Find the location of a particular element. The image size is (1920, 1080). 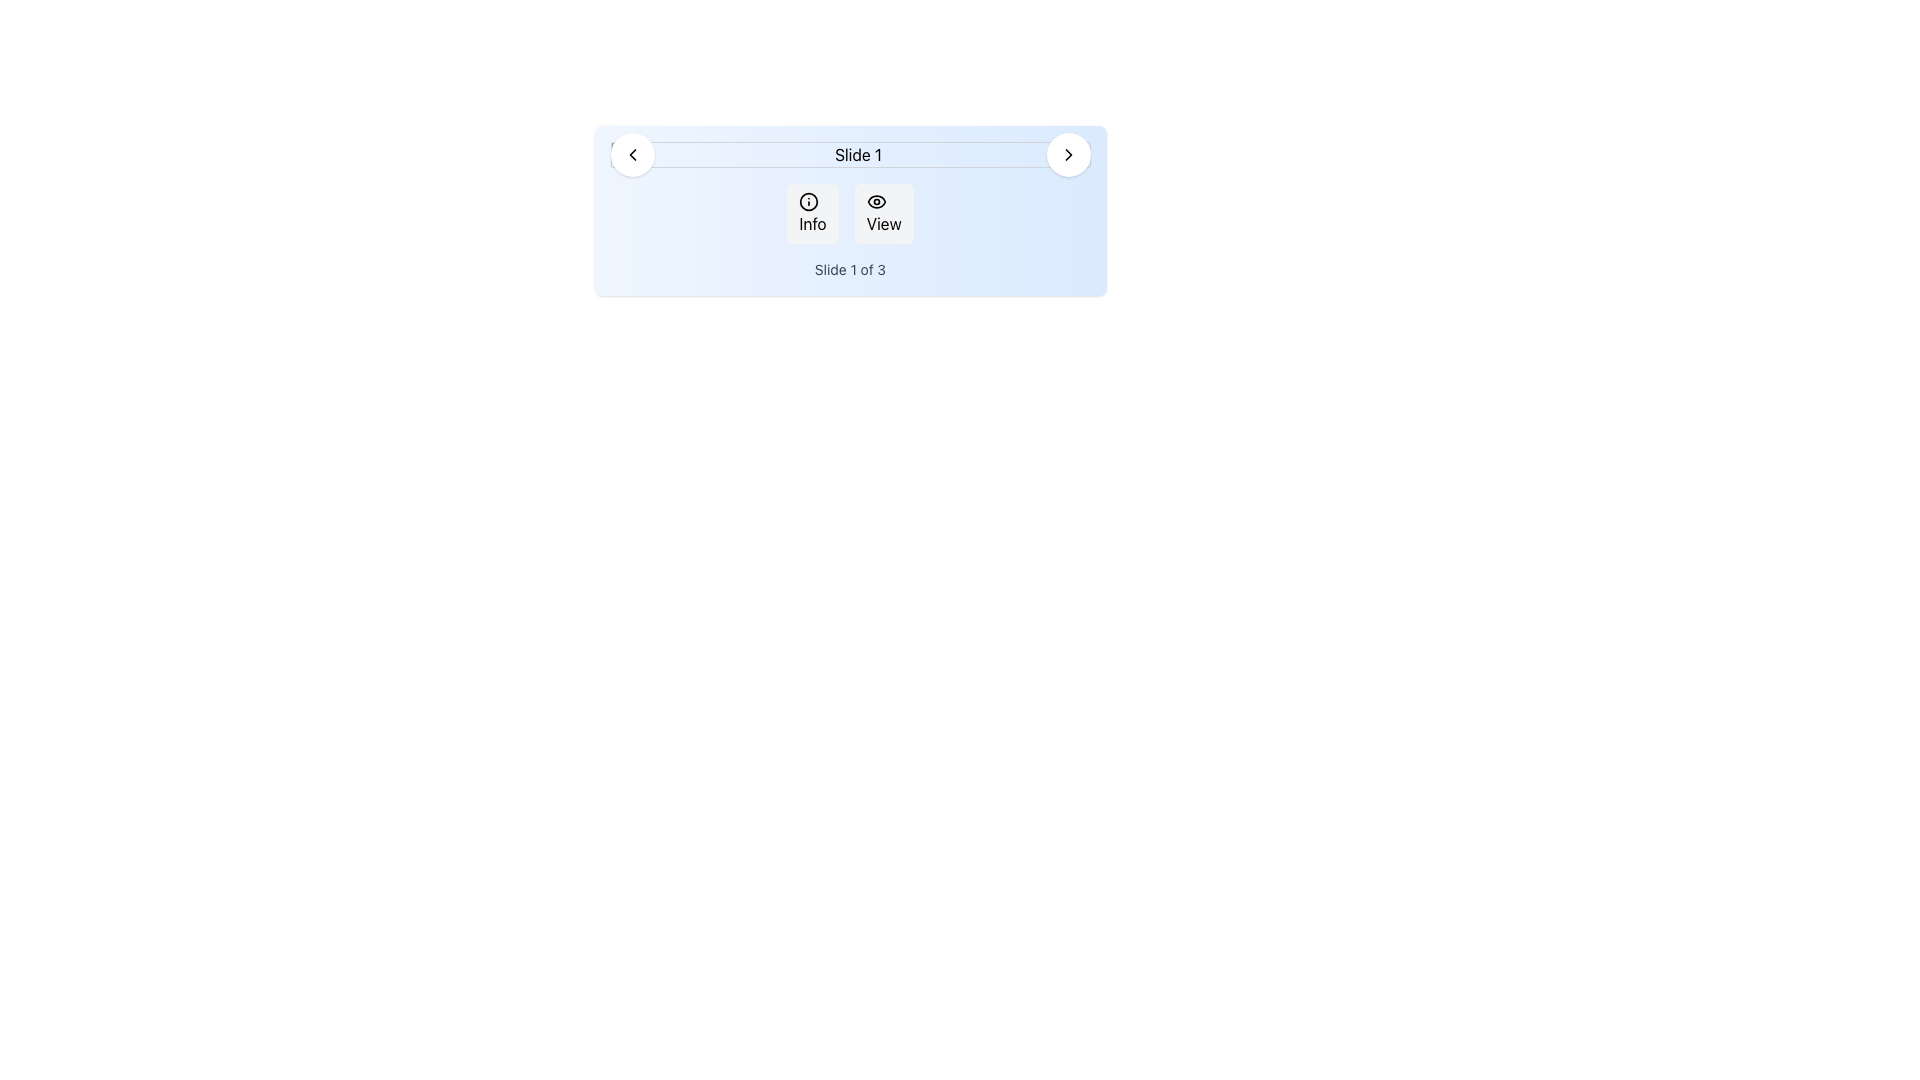

the right-chevron icon located inside the circular button in the top-right corner of the horizontal panel displaying 'Slide 1' is located at coordinates (1067, 153).